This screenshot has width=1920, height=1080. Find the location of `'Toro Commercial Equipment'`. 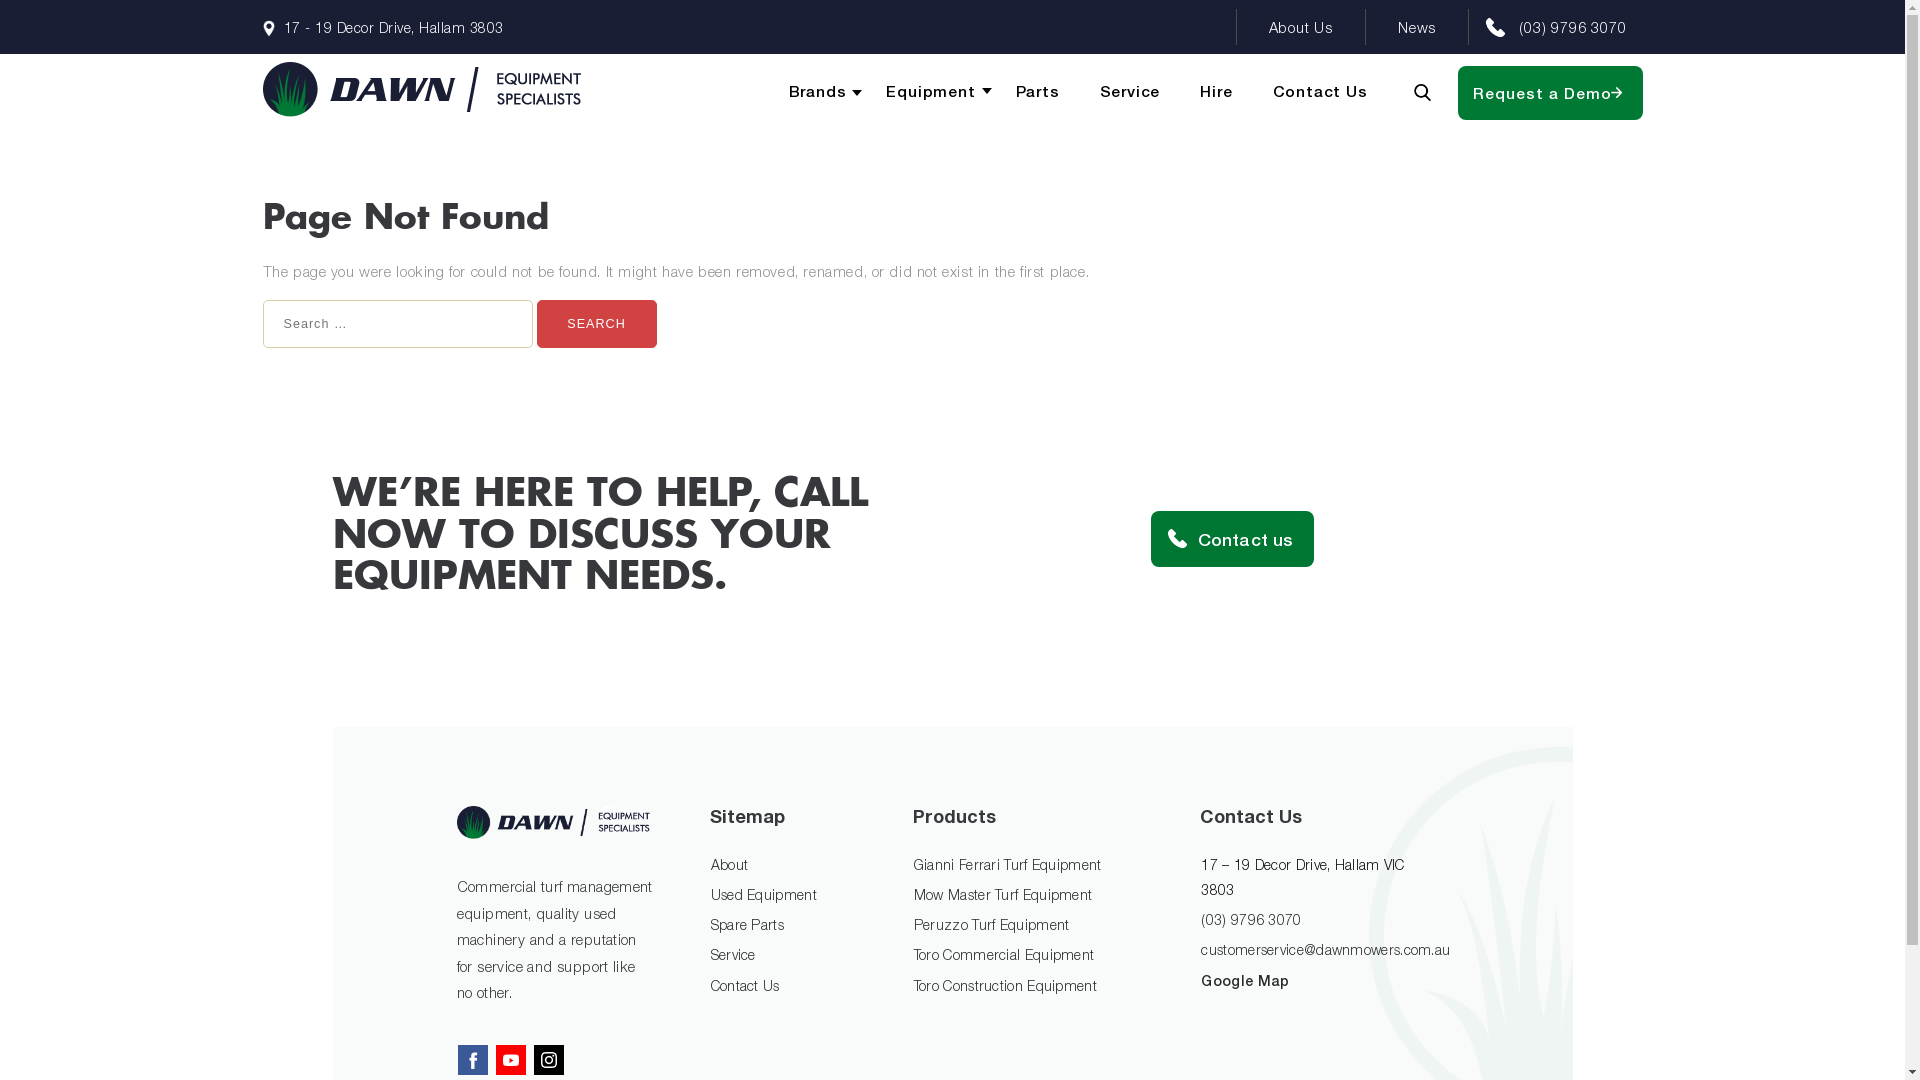

'Toro Commercial Equipment' is located at coordinates (912, 953).